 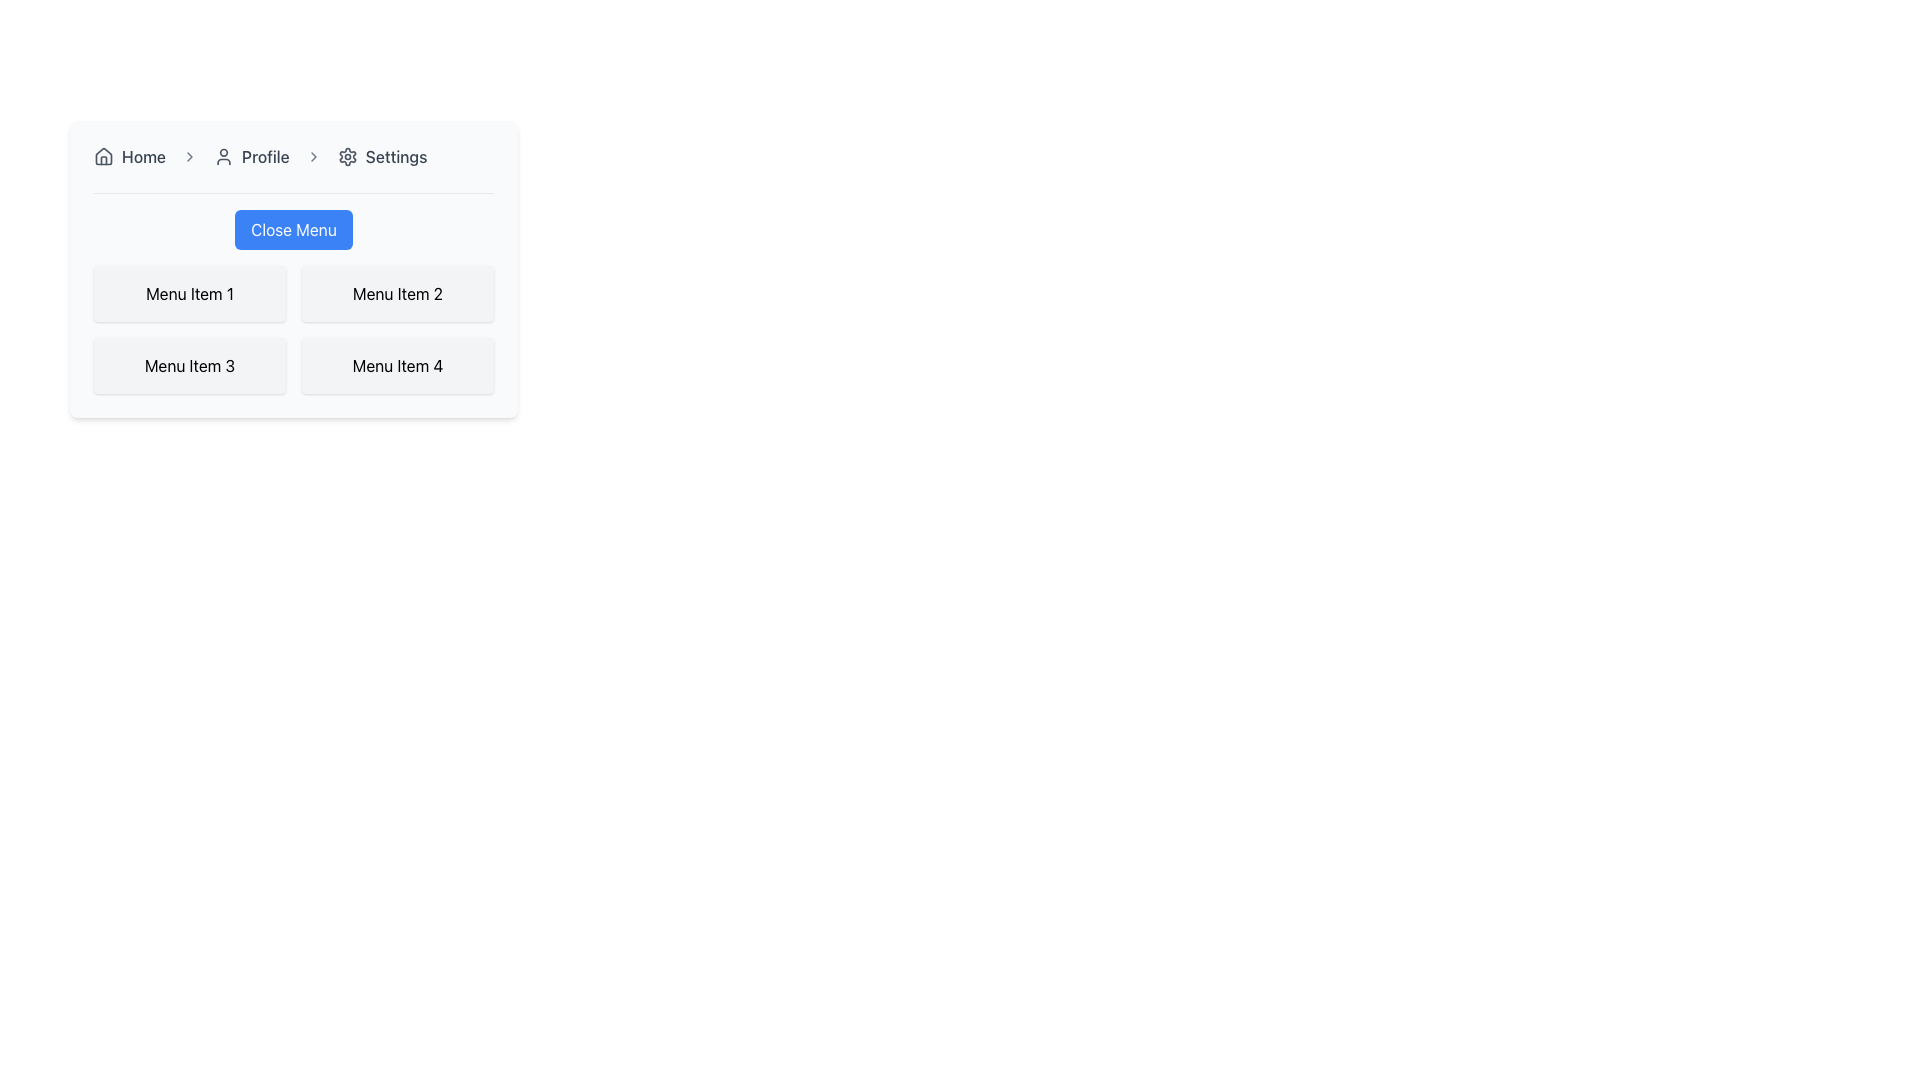 I want to click on the 'Home' navigation link located in the upper left corner of the navigation bar to change its appearance, so click(x=128, y=156).